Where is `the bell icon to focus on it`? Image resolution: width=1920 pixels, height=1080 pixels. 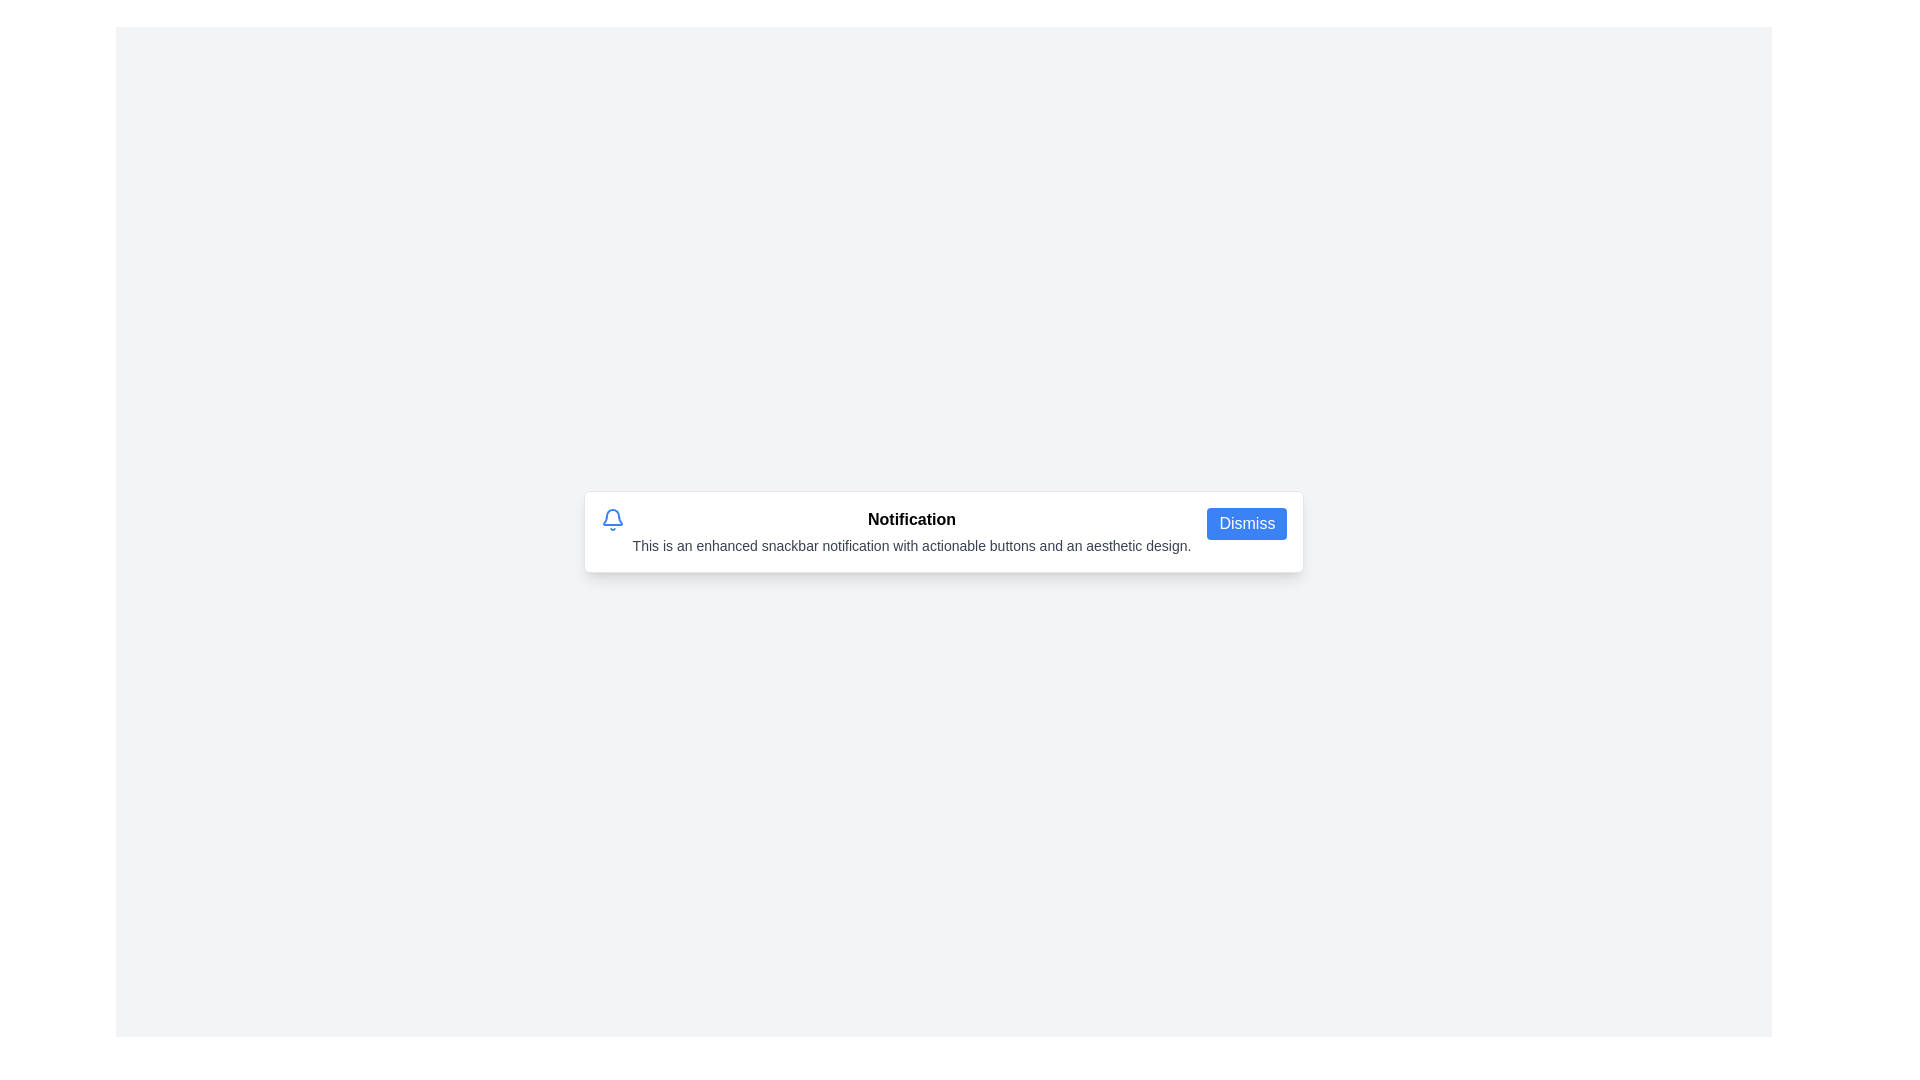 the bell icon to focus on it is located at coordinates (610, 519).